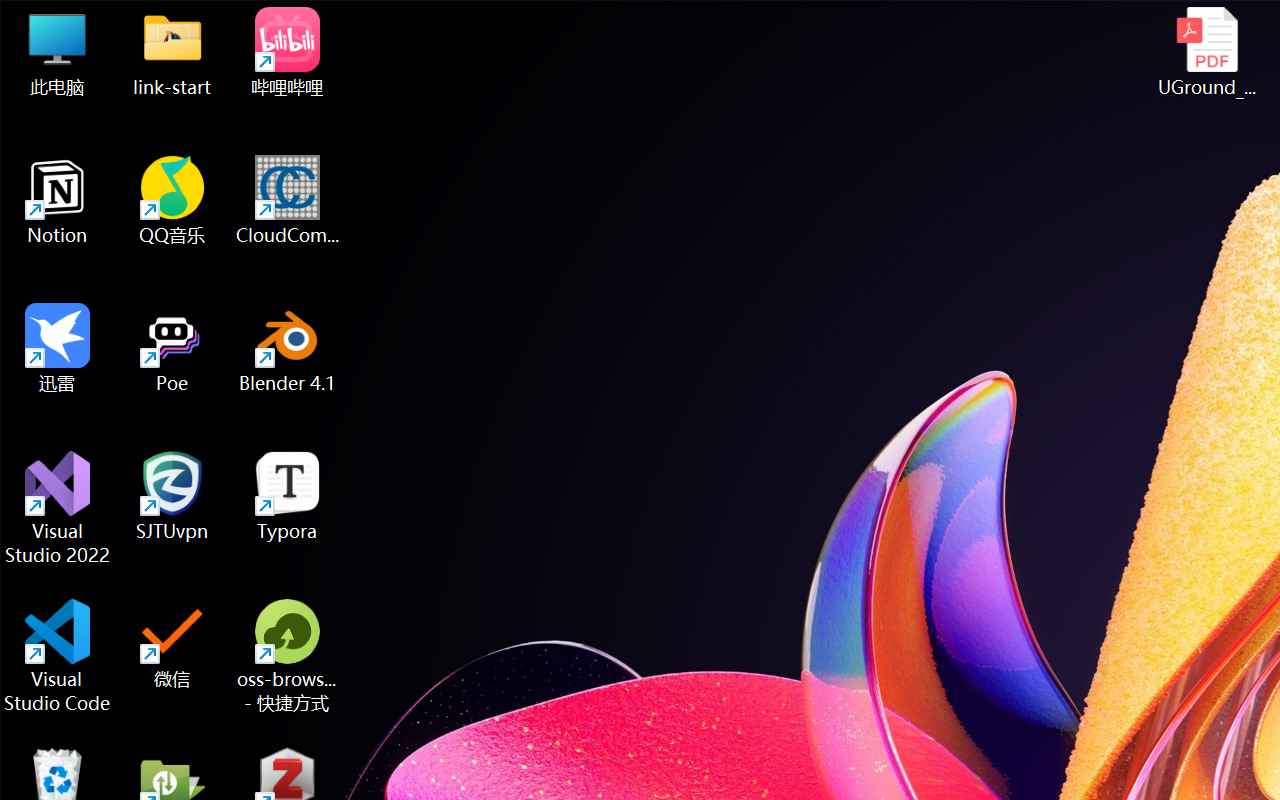 The width and height of the screenshot is (1280, 800). What do you see at coordinates (287, 200) in the screenshot?
I see `'CloudCompare'` at bounding box center [287, 200].